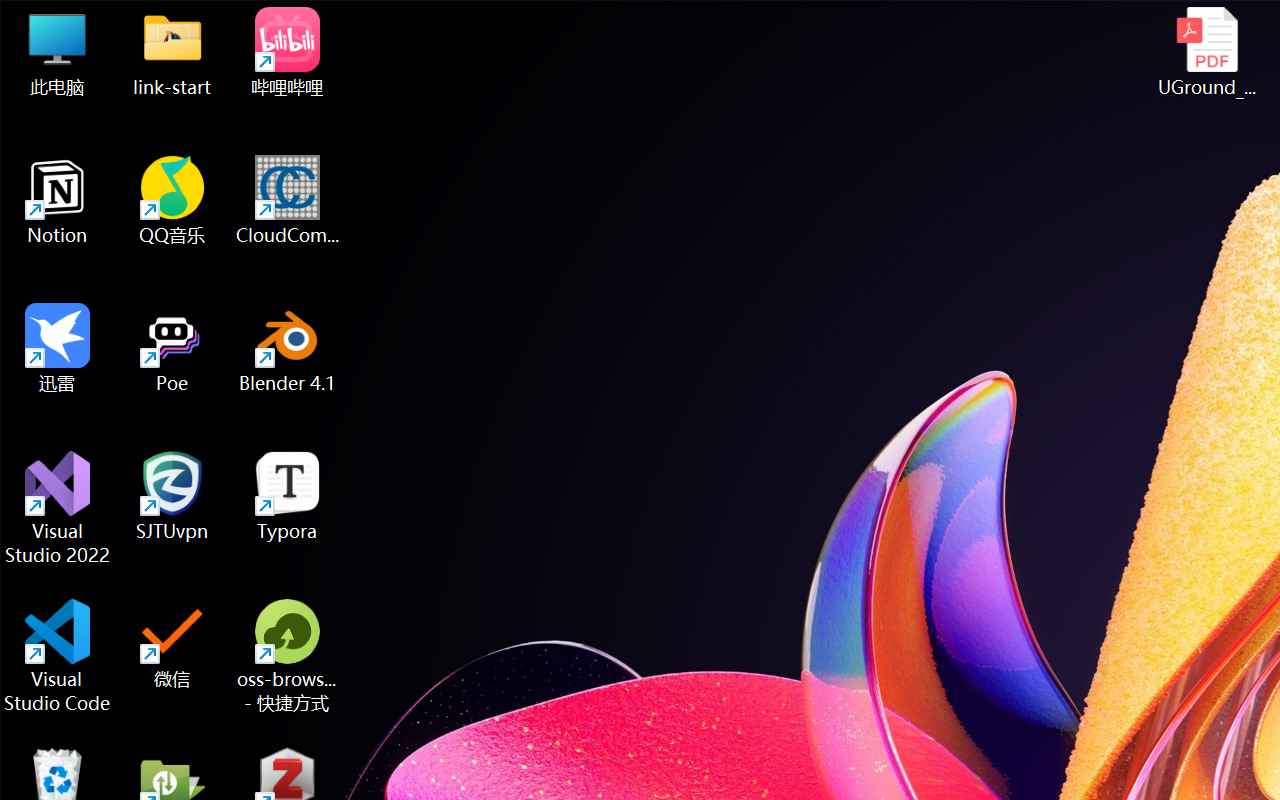 The width and height of the screenshot is (1280, 800). What do you see at coordinates (287, 200) in the screenshot?
I see `'CloudCompare'` at bounding box center [287, 200].